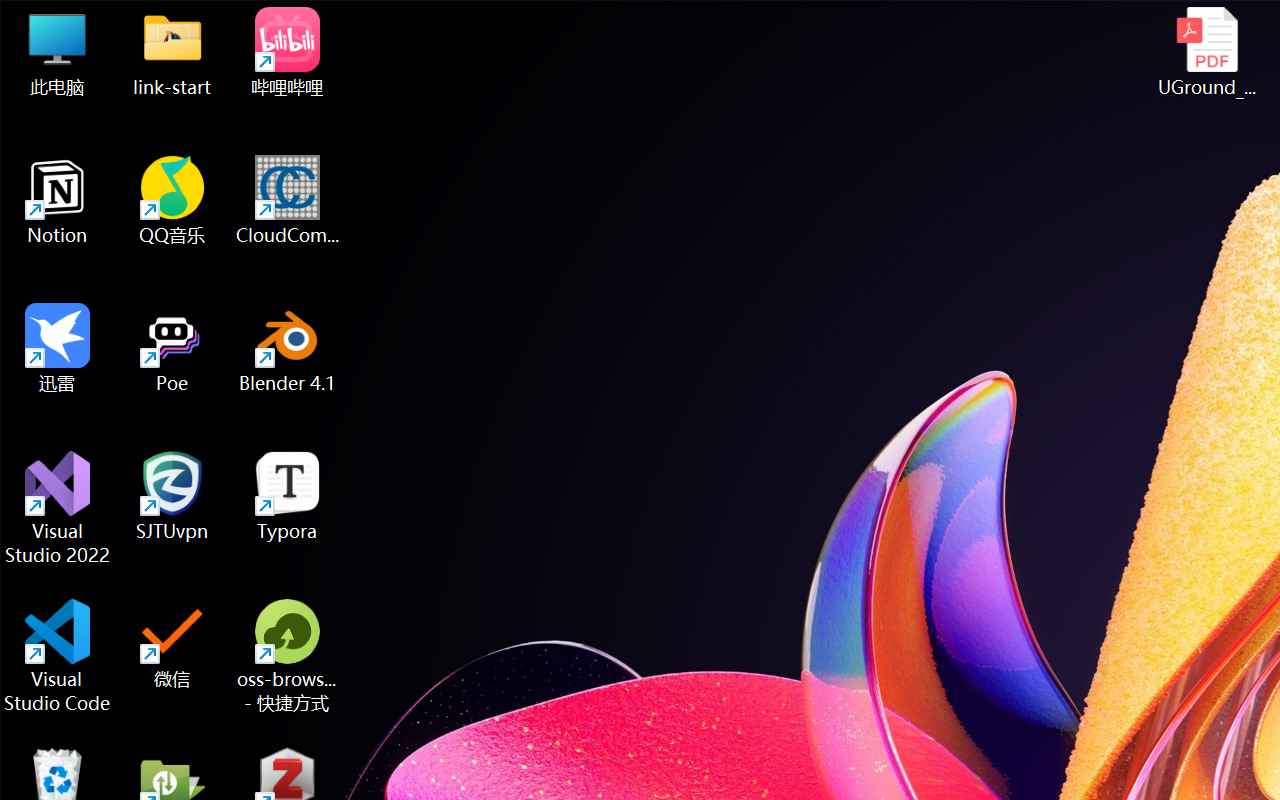 The width and height of the screenshot is (1280, 800). What do you see at coordinates (287, 200) in the screenshot?
I see `'CloudCompare'` at bounding box center [287, 200].